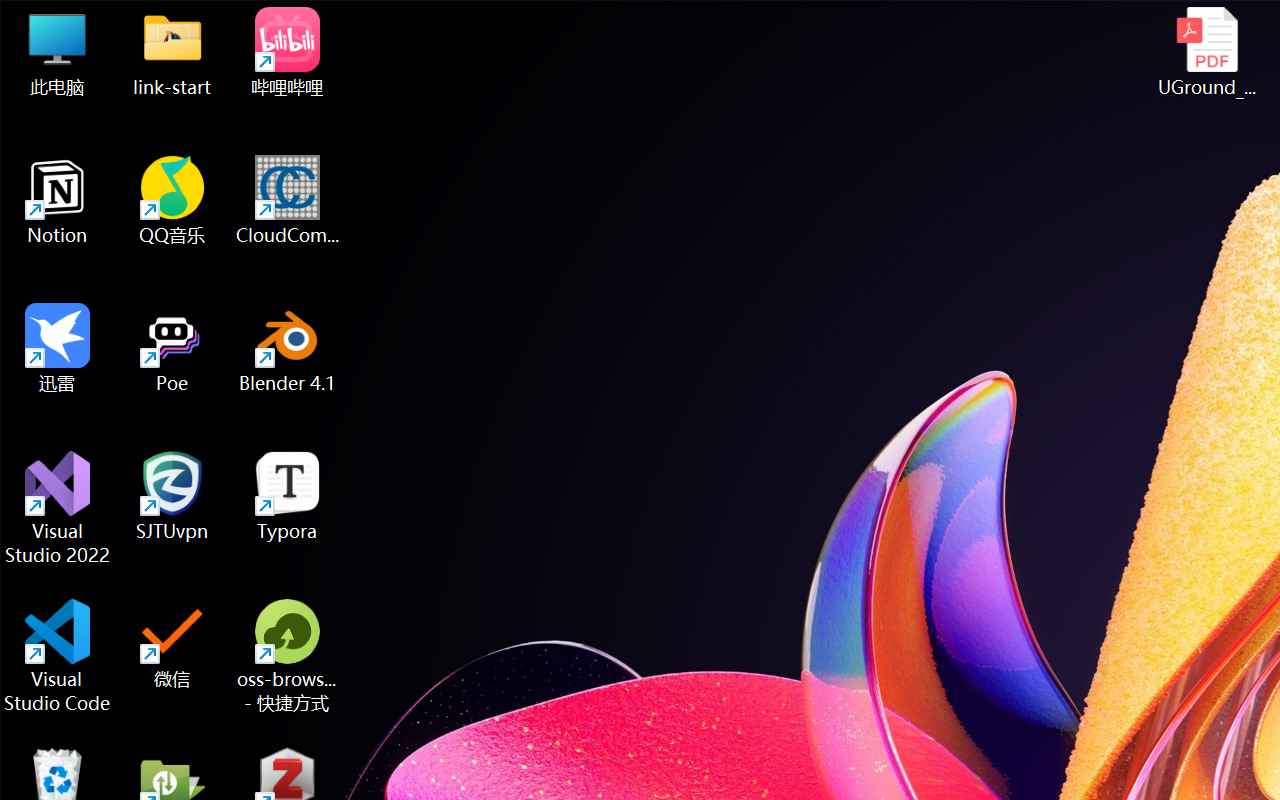 The width and height of the screenshot is (1280, 800). What do you see at coordinates (287, 200) in the screenshot?
I see `'CloudCompare'` at bounding box center [287, 200].